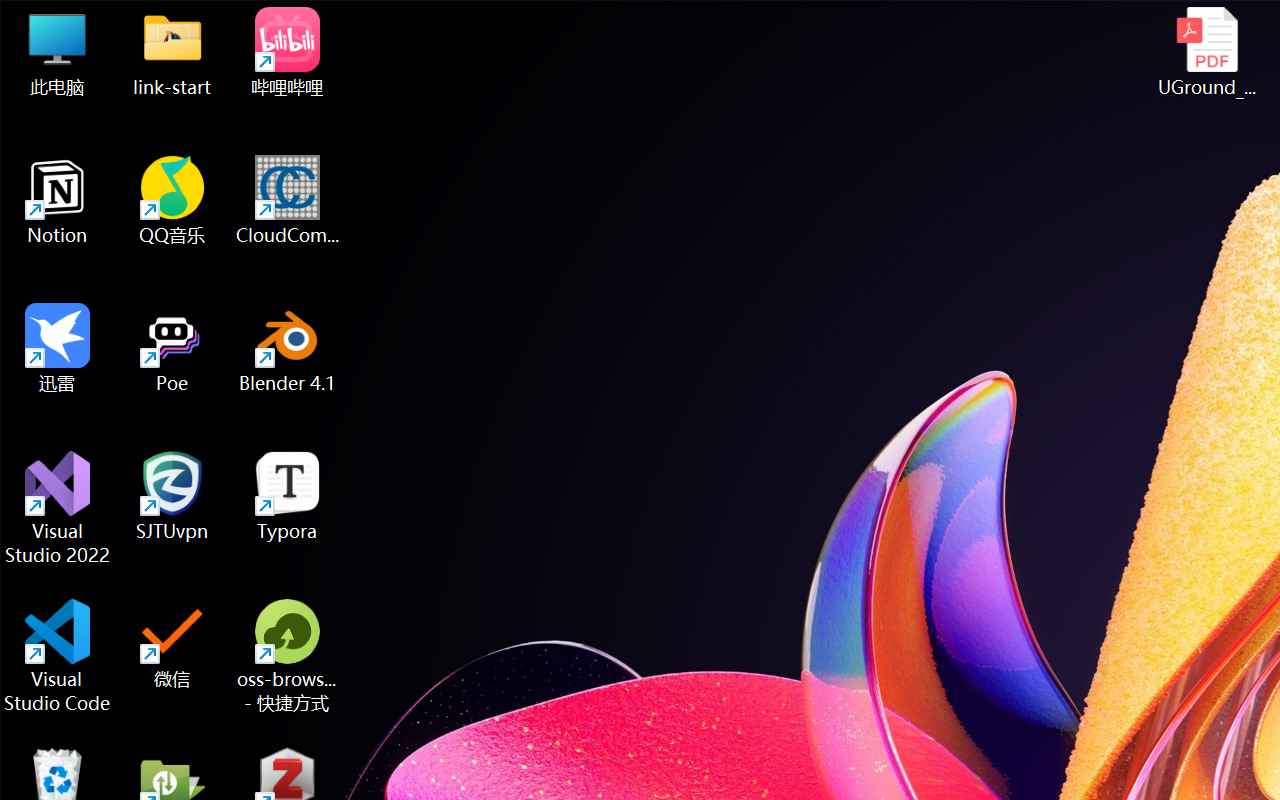 The width and height of the screenshot is (1280, 800). What do you see at coordinates (287, 200) in the screenshot?
I see `'CloudCompare'` at bounding box center [287, 200].